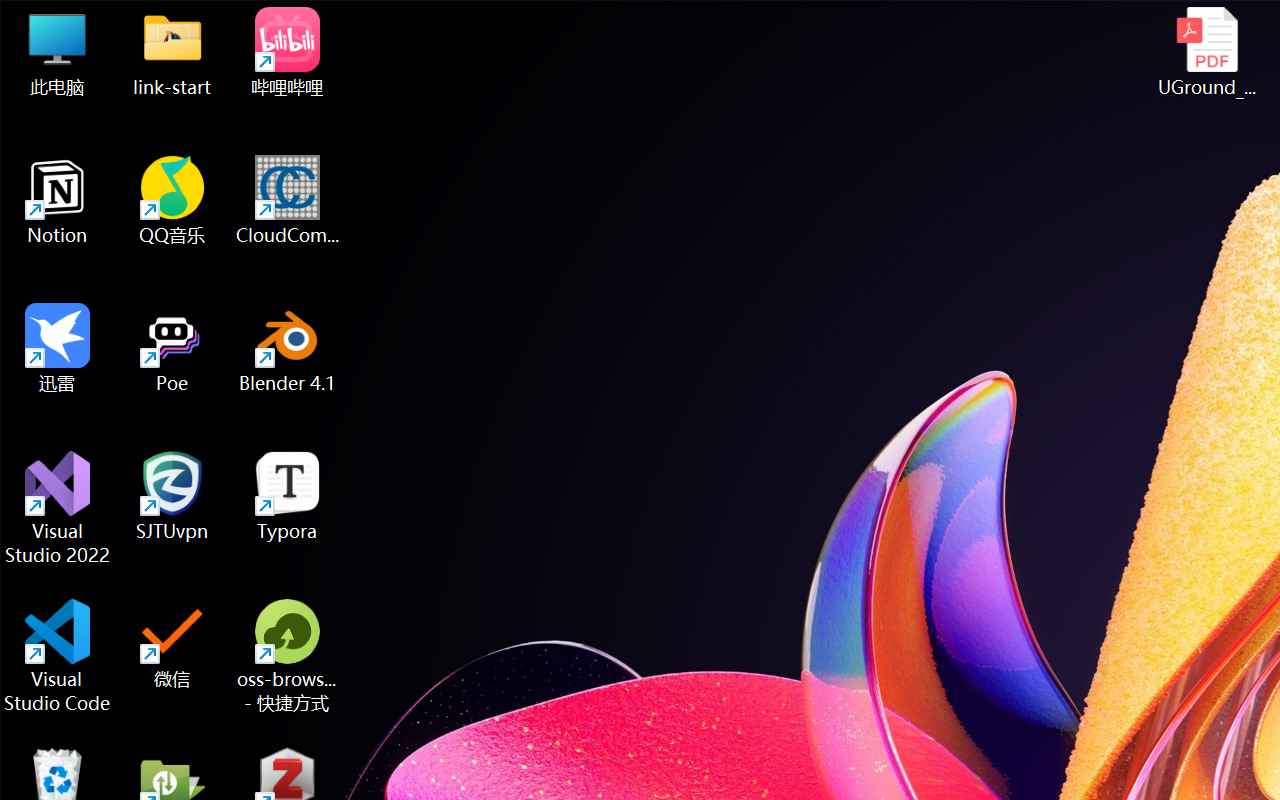 The width and height of the screenshot is (1280, 800). What do you see at coordinates (287, 200) in the screenshot?
I see `'CloudCompare'` at bounding box center [287, 200].